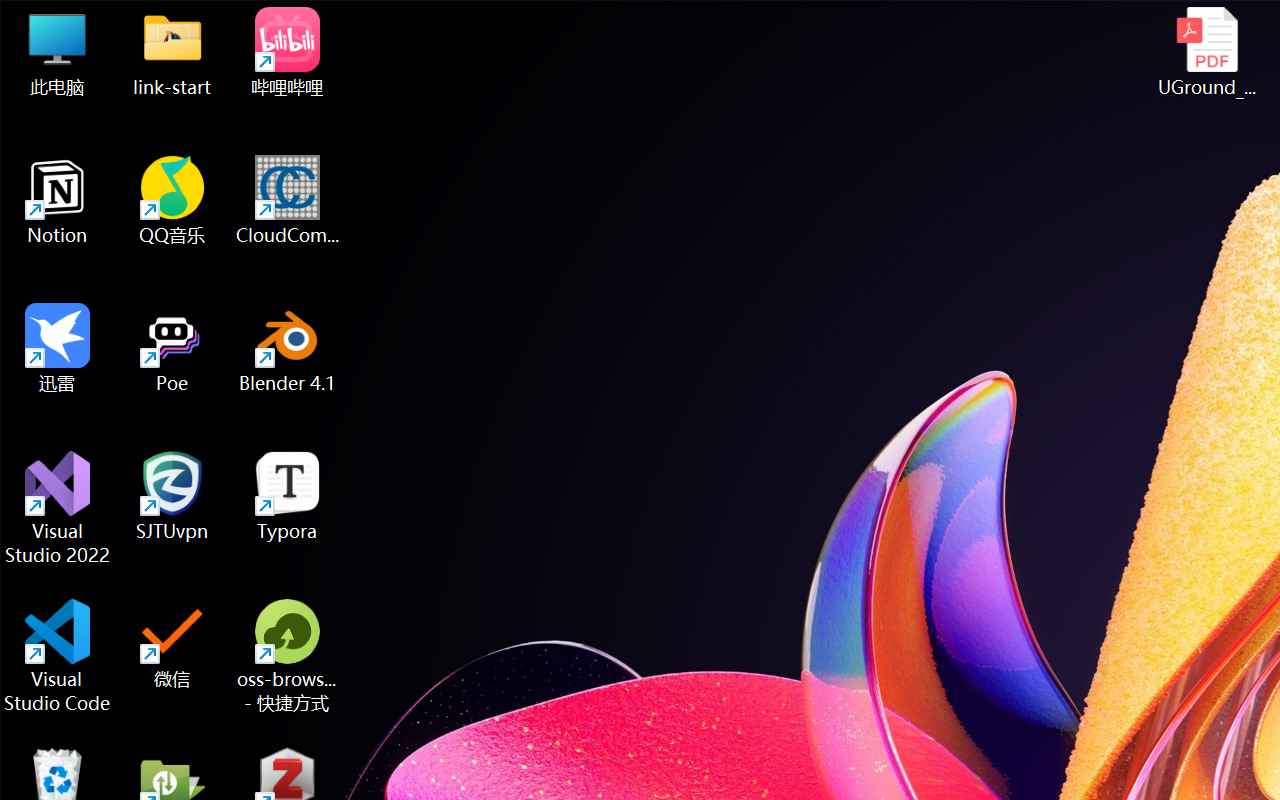 The width and height of the screenshot is (1280, 800). What do you see at coordinates (287, 200) in the screenshot?
I see `'CloudCompare'` at bounding box center [287, 200].